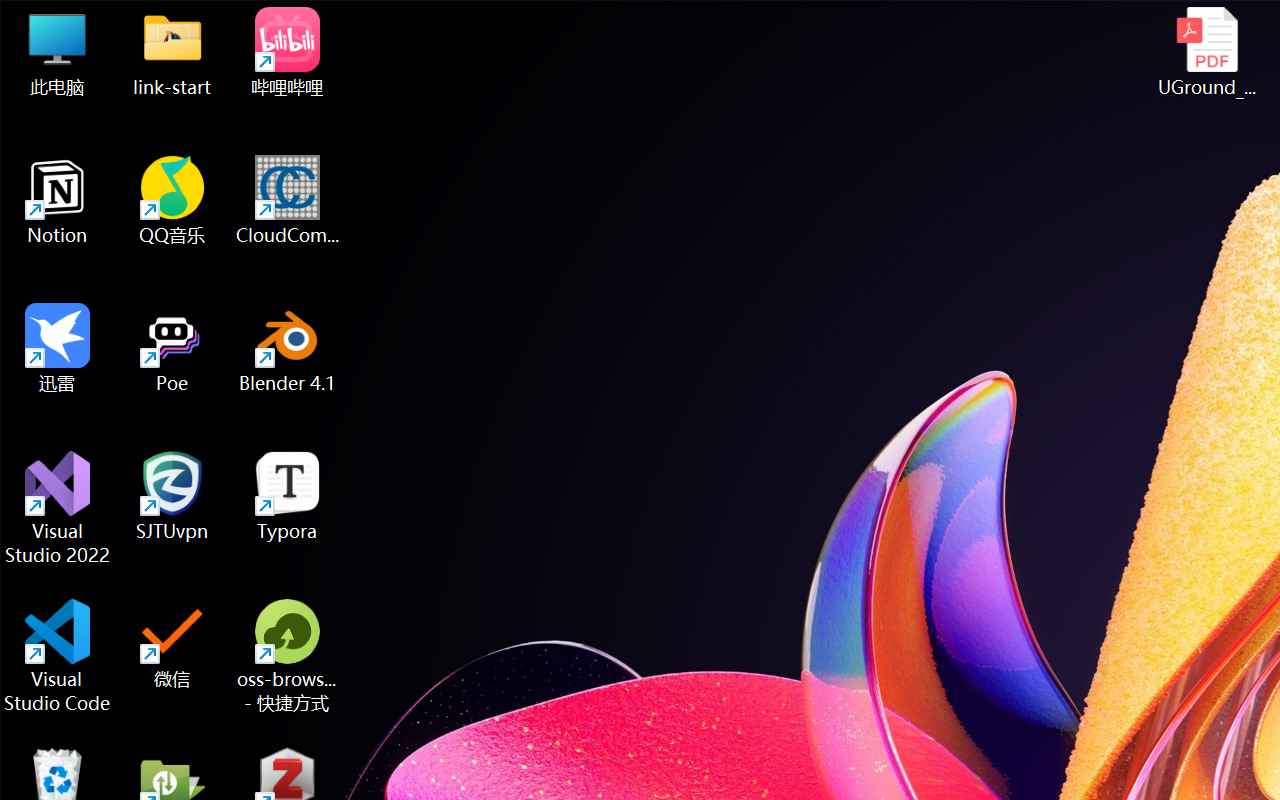 The width and height of the screenshot is (1280, 800). What do you see at coordinates (287, 200) in the screenshot?
I see `'CloudCompare'` at bounding box center [287, 200].